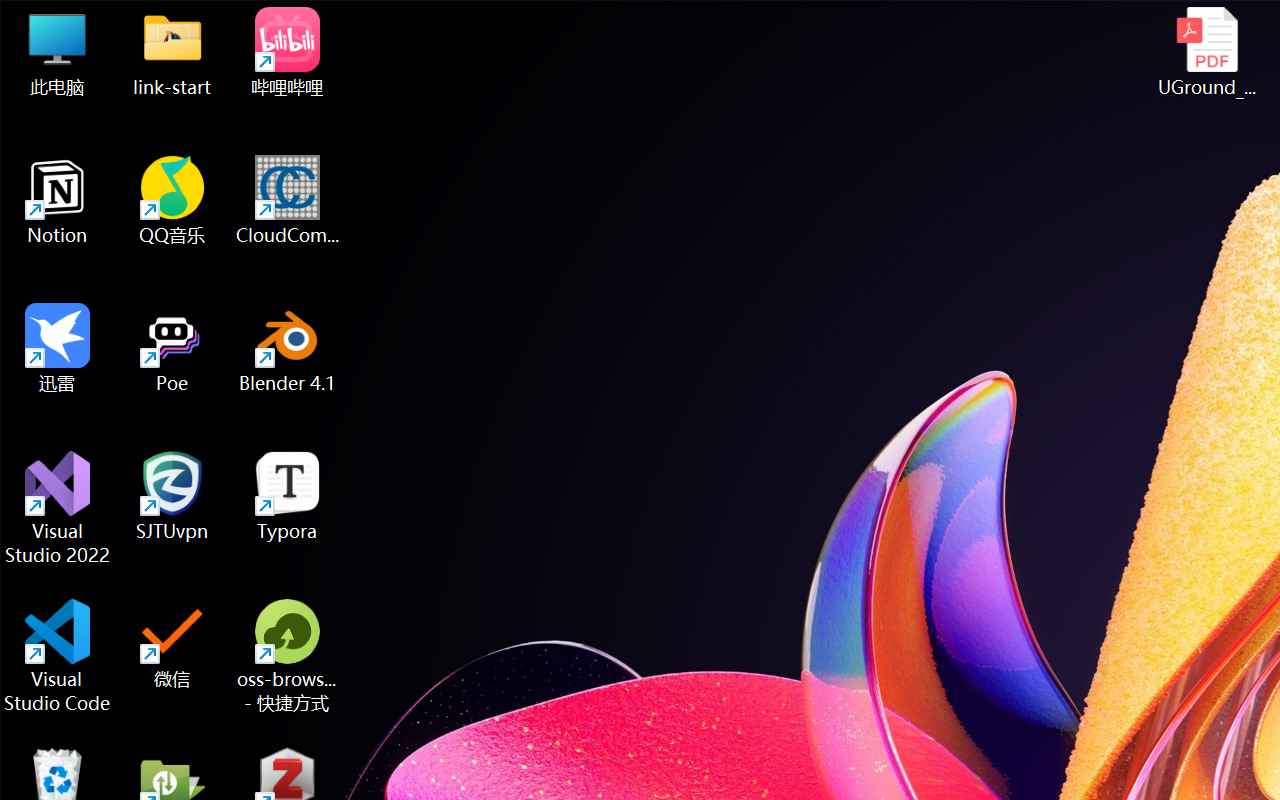 The width and height of the screenshot is (1280, 800). What do you see at coordinates (287, 200) in the screenshot?
I see `'CloudCompare'` at bounding box center [287, 200].